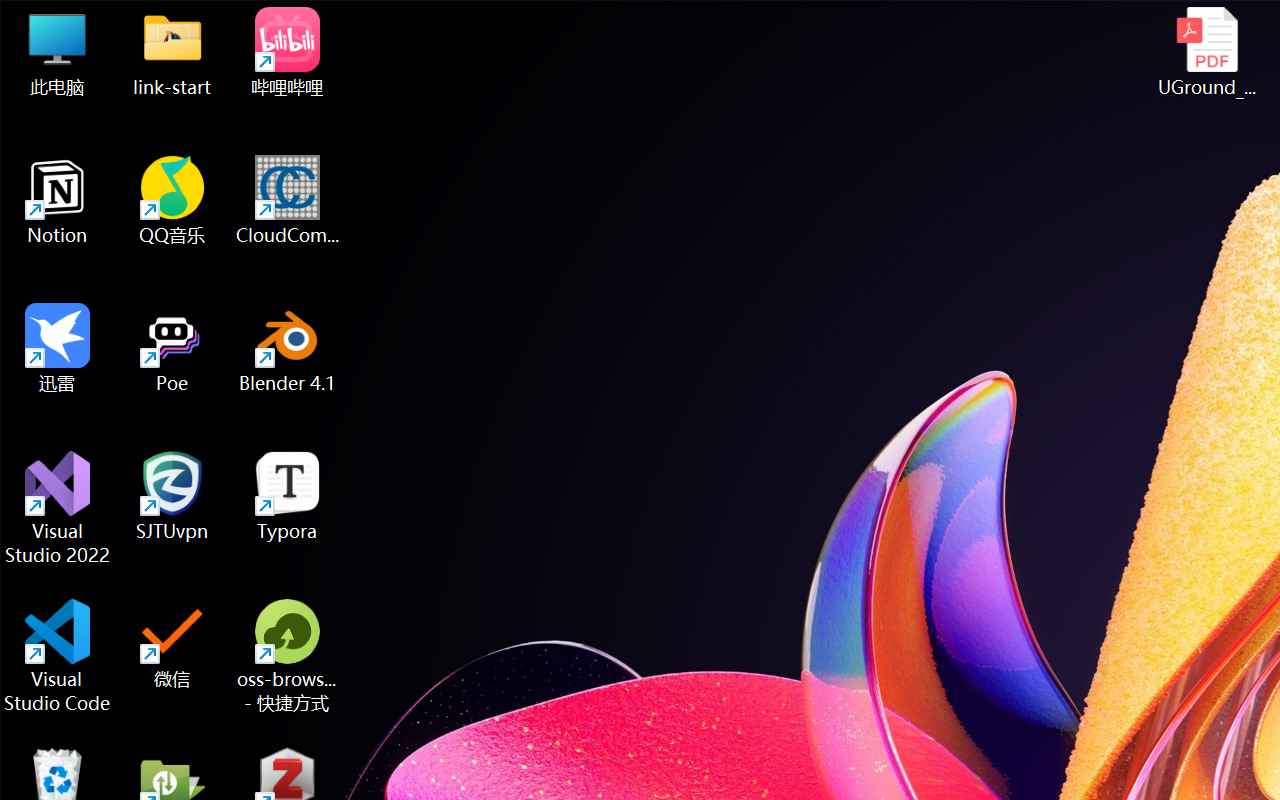 The width and height of the screenshot is (1280, 800). What do you see at coordinates (287, 200) in the screenshot?
I see `'CloudCompare'` at bounding box center [287, 200].